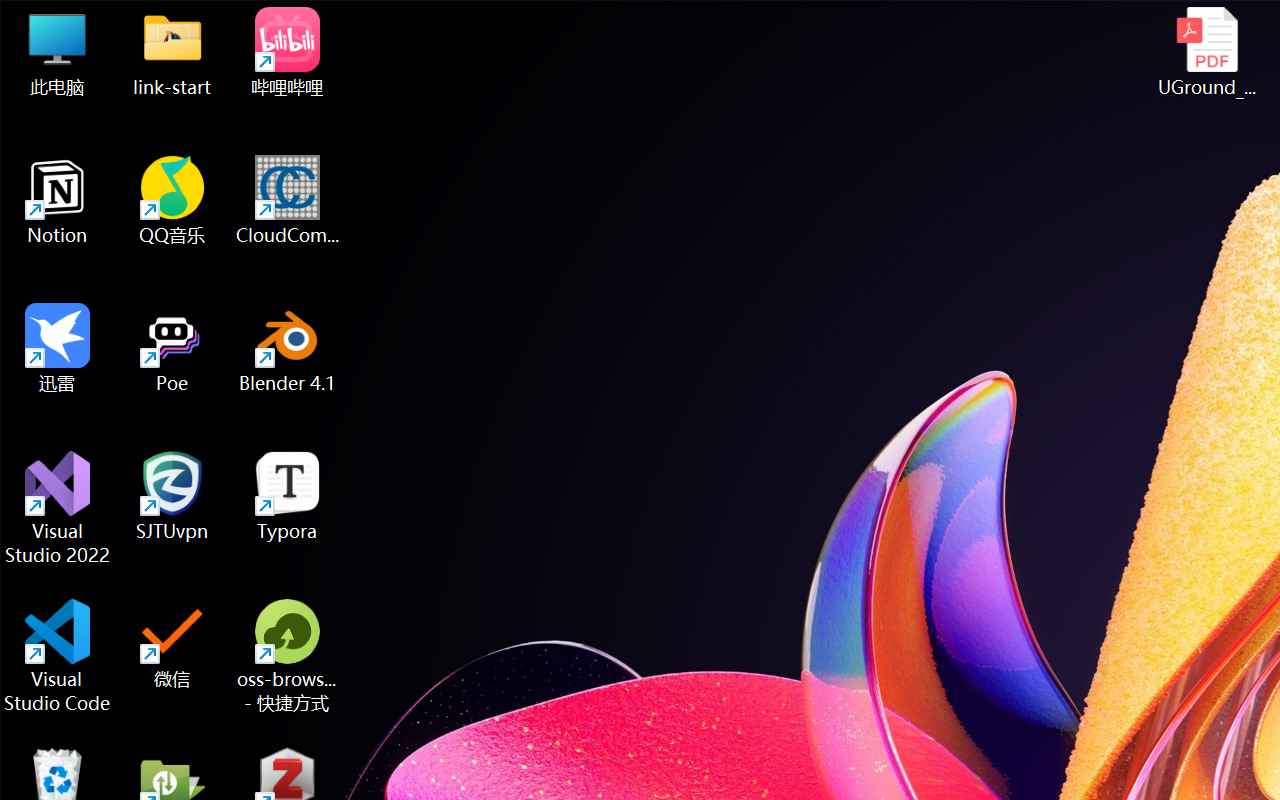 The width and height of the screenshot is (1280, 800). What do you see at coordinates (287, 200) in the screenshot?
I see `'CloudCompare'` at bounding box center [287, 200].